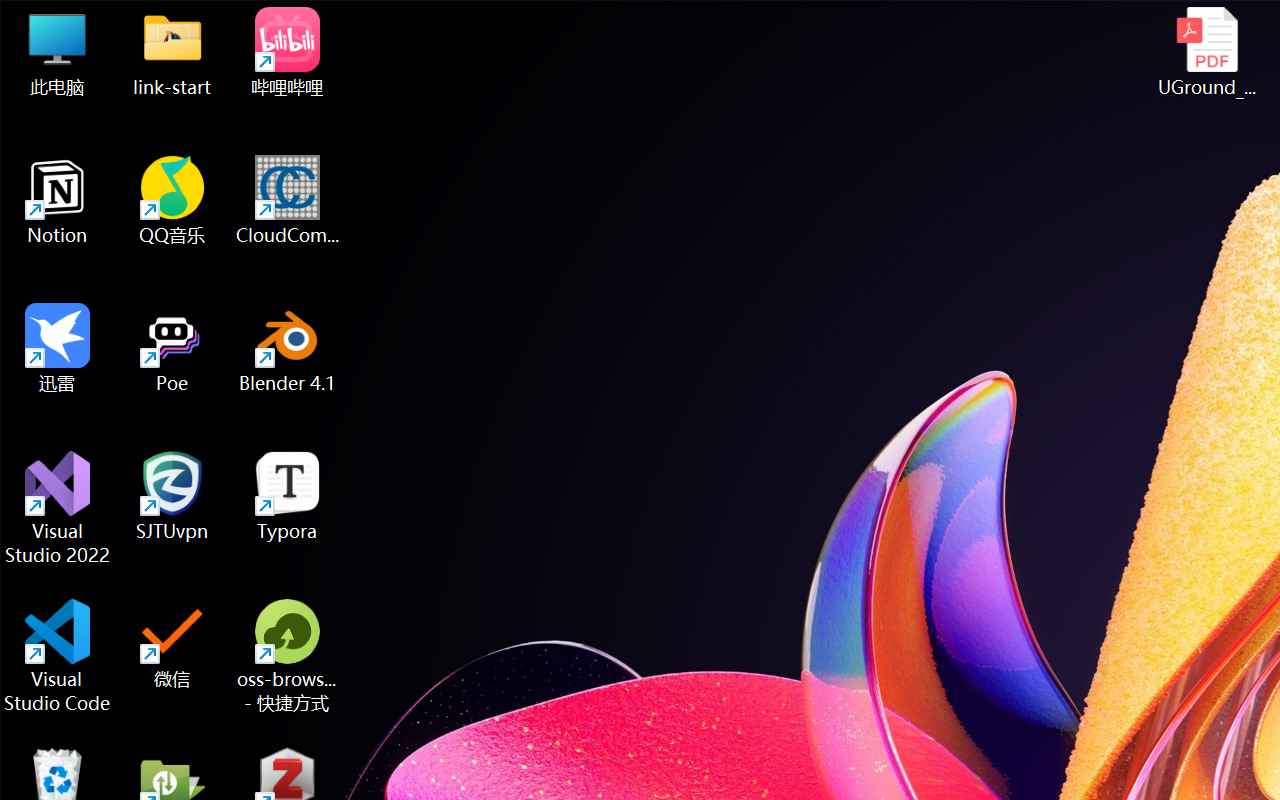 The width and height of the screenshot is (1280, 800). What do you see at coordinates (287, 200) in the screenshot?
I see `'CloudCompare'` at bounding box center [287, 200].